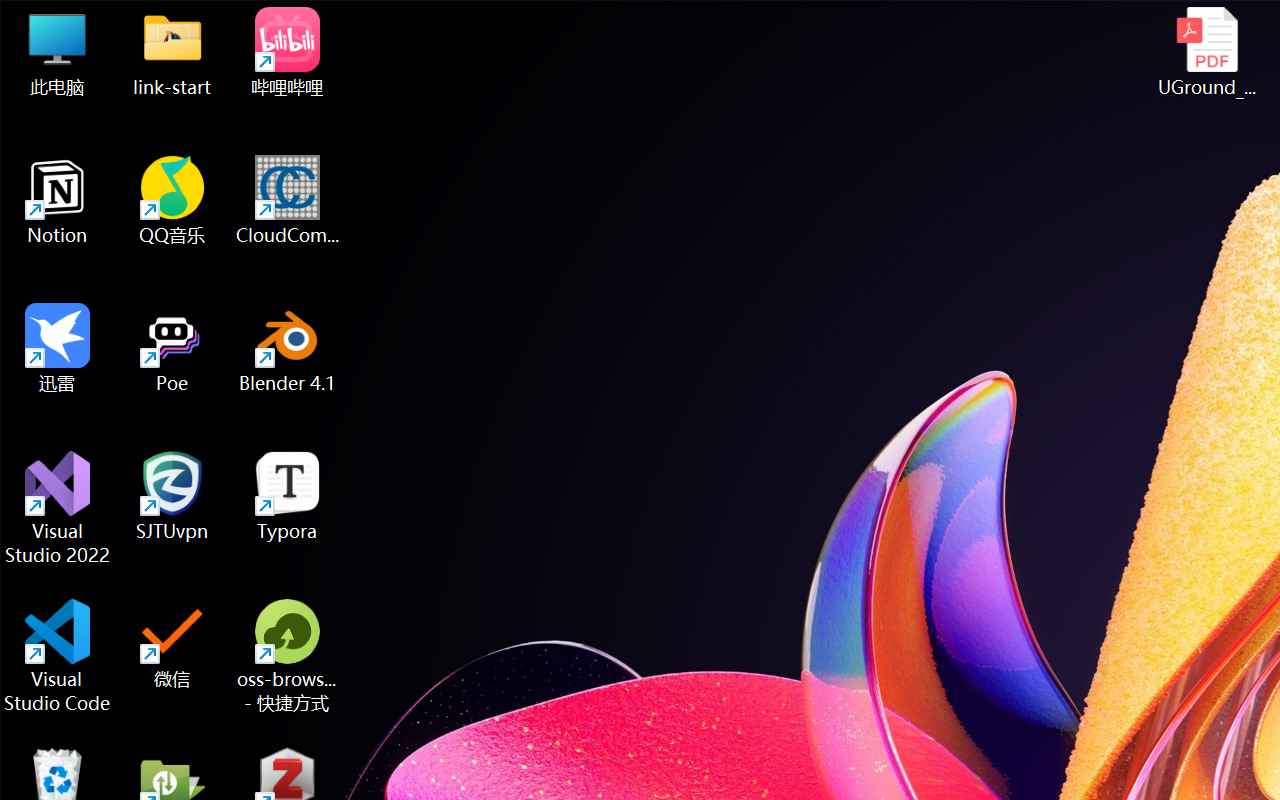 The width and height of the screenshot is (1280, 800). What do you see at coordinates (287, 200) in the screenshot?
I see `'CloudCompare'` at bounding box center [287, 200].